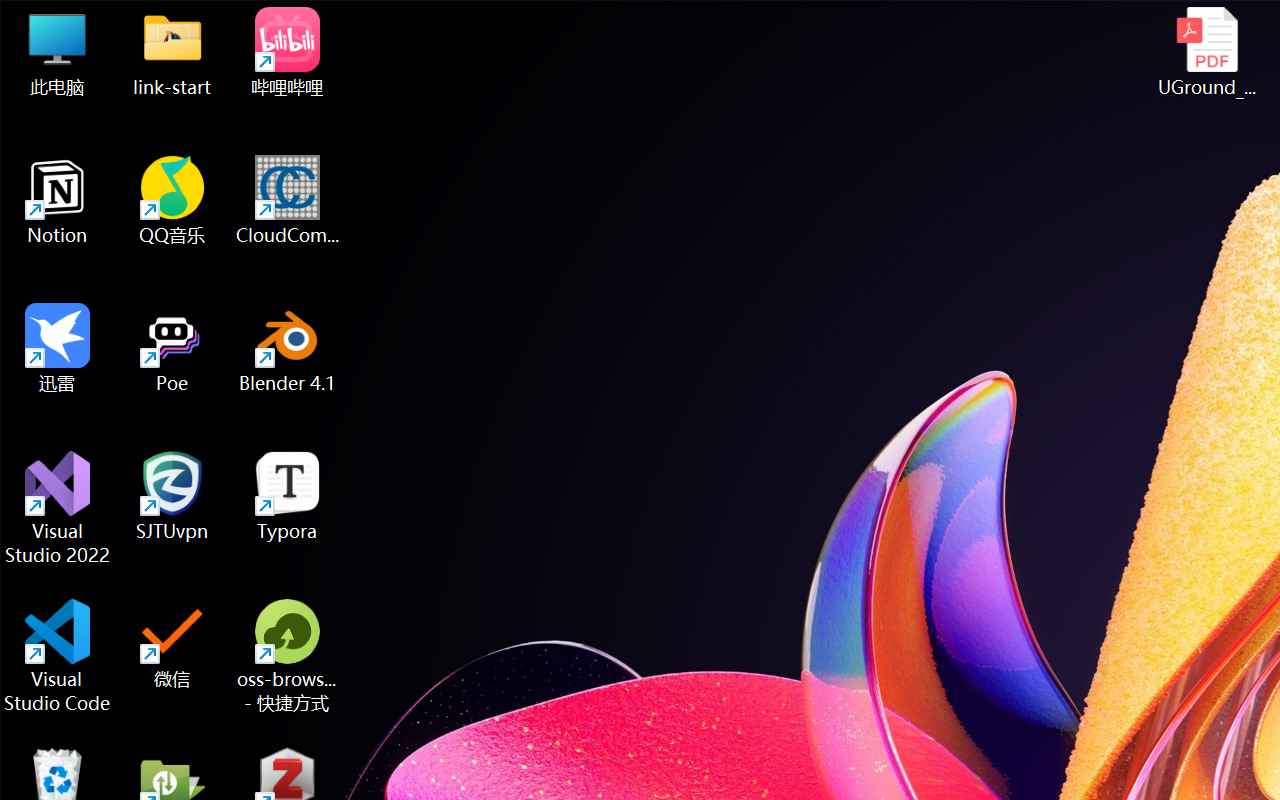 The width and height of the screenshot is (1280, 800). What do you see at coordinates (287, 200) in the screenshot?
I see `'CloudCompare'` at bounding box center [287, 200].